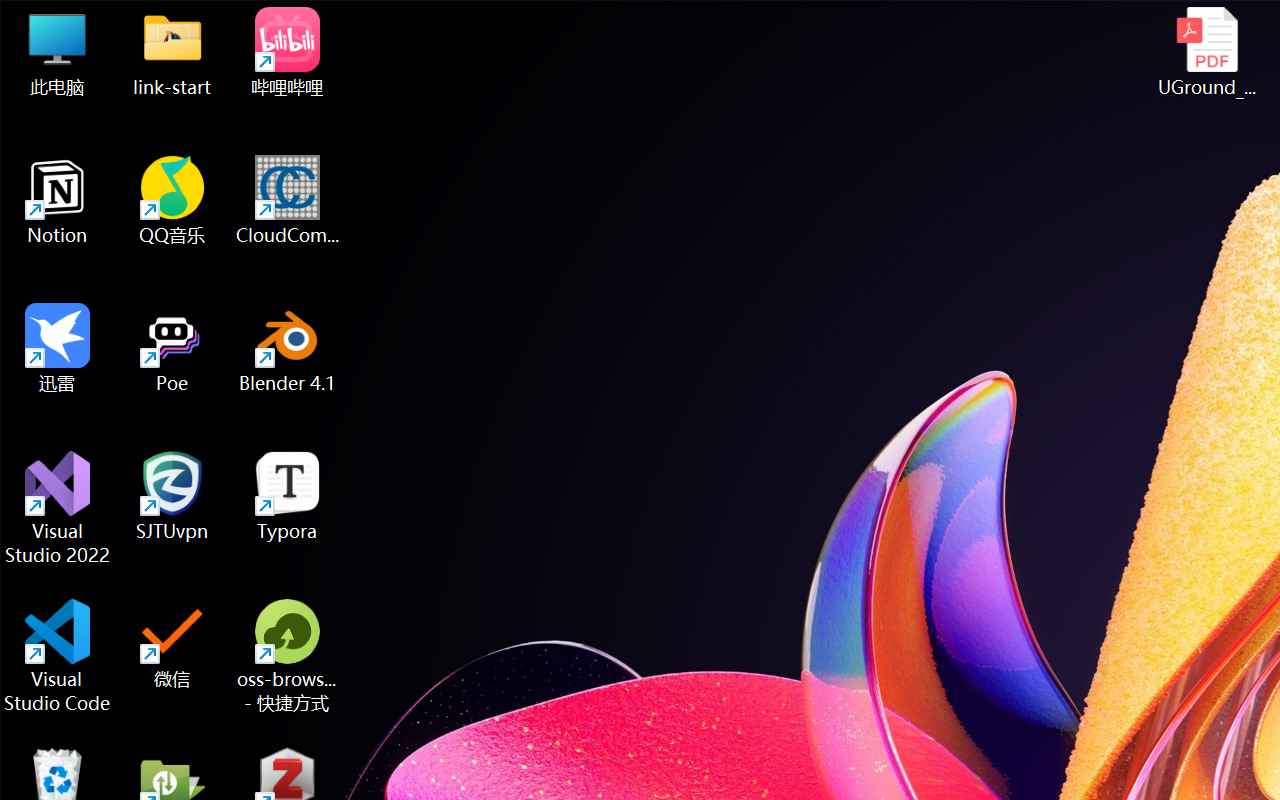 The width and height of the screenshot is (1280, 800). What do you see at coordinates (287, 200) in the screenshot?
I see `'CloudCompare'` at bounding box center [287, 200].